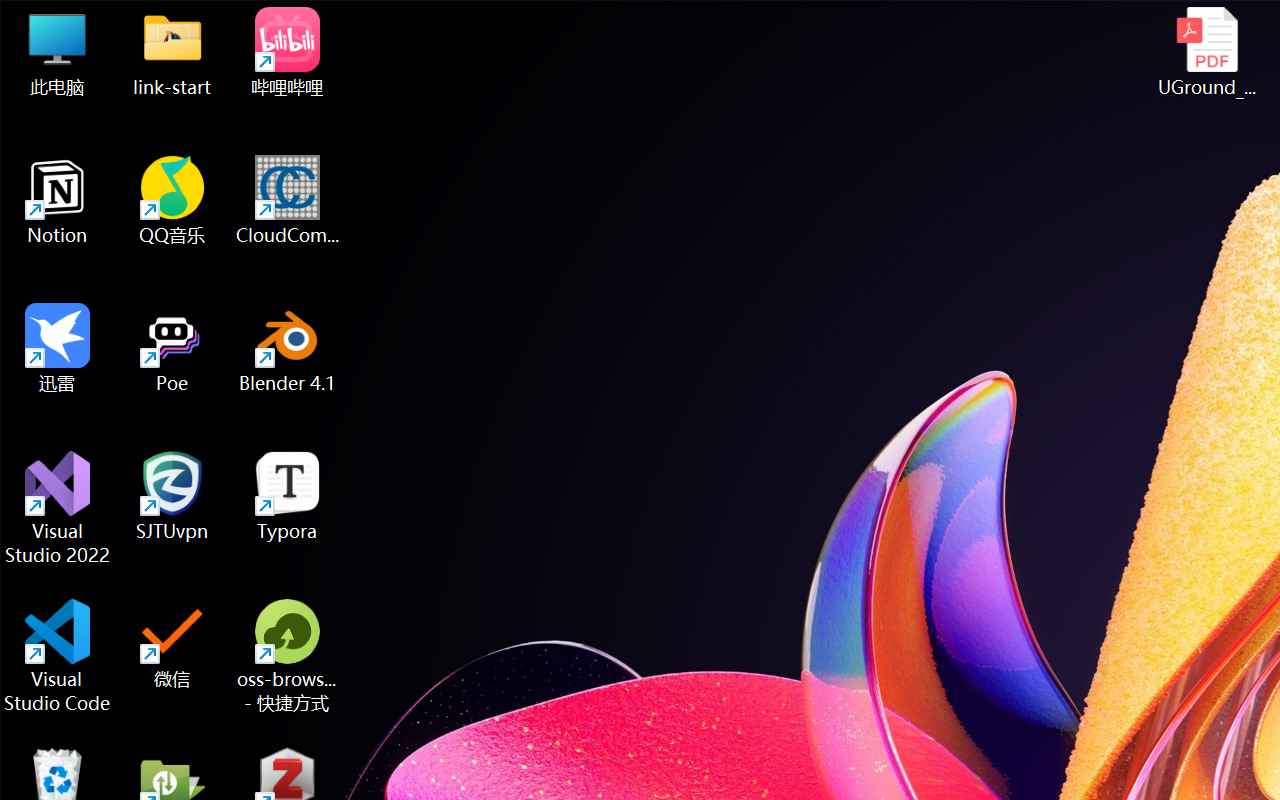 The width and height of the screenshot is (1280, 800). What do you see at coordinates (287, 200) in the screenshot?
I see `'CloudCompare'` at bounding box center [287, 200].